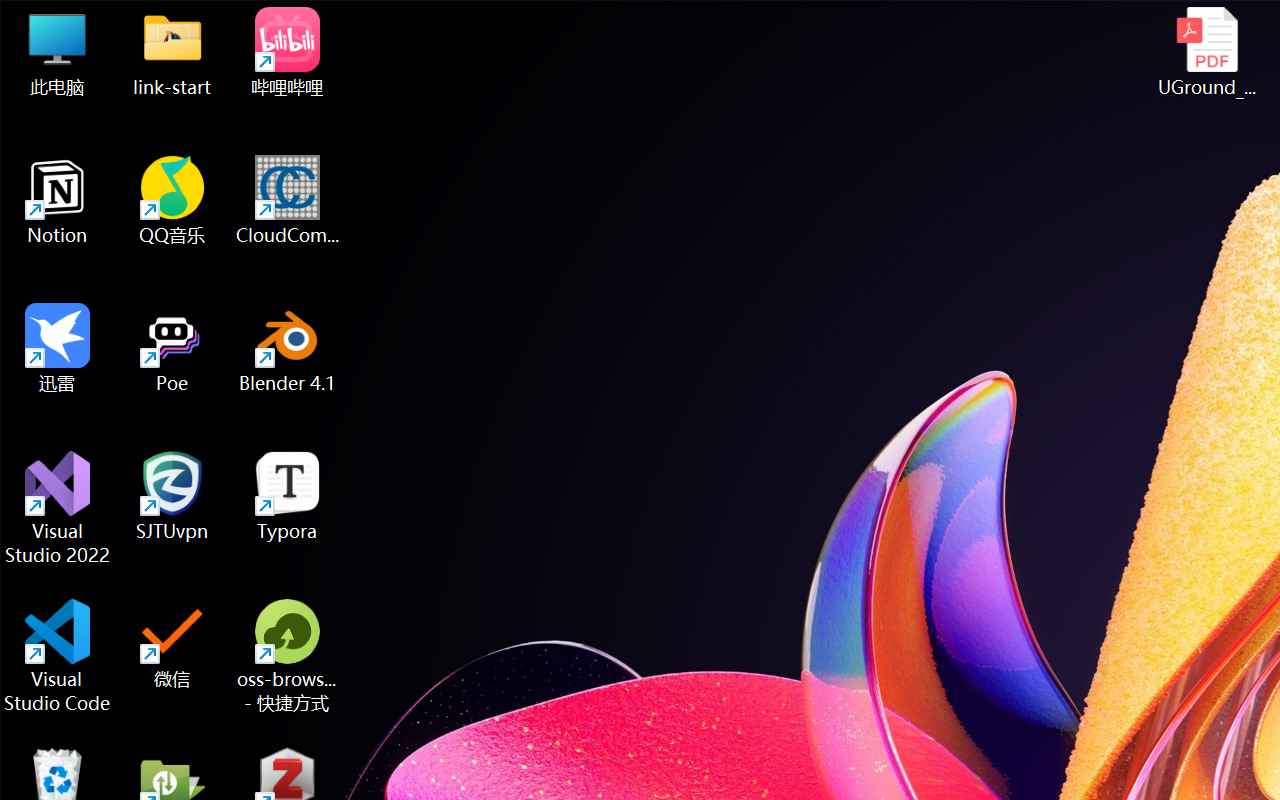 The width and height of the screenshot is (1280, 800). What do you see at coordinates (287, 200) in the screenshot?
I see `'CloudCompare'` at bounding box center [287, 200].